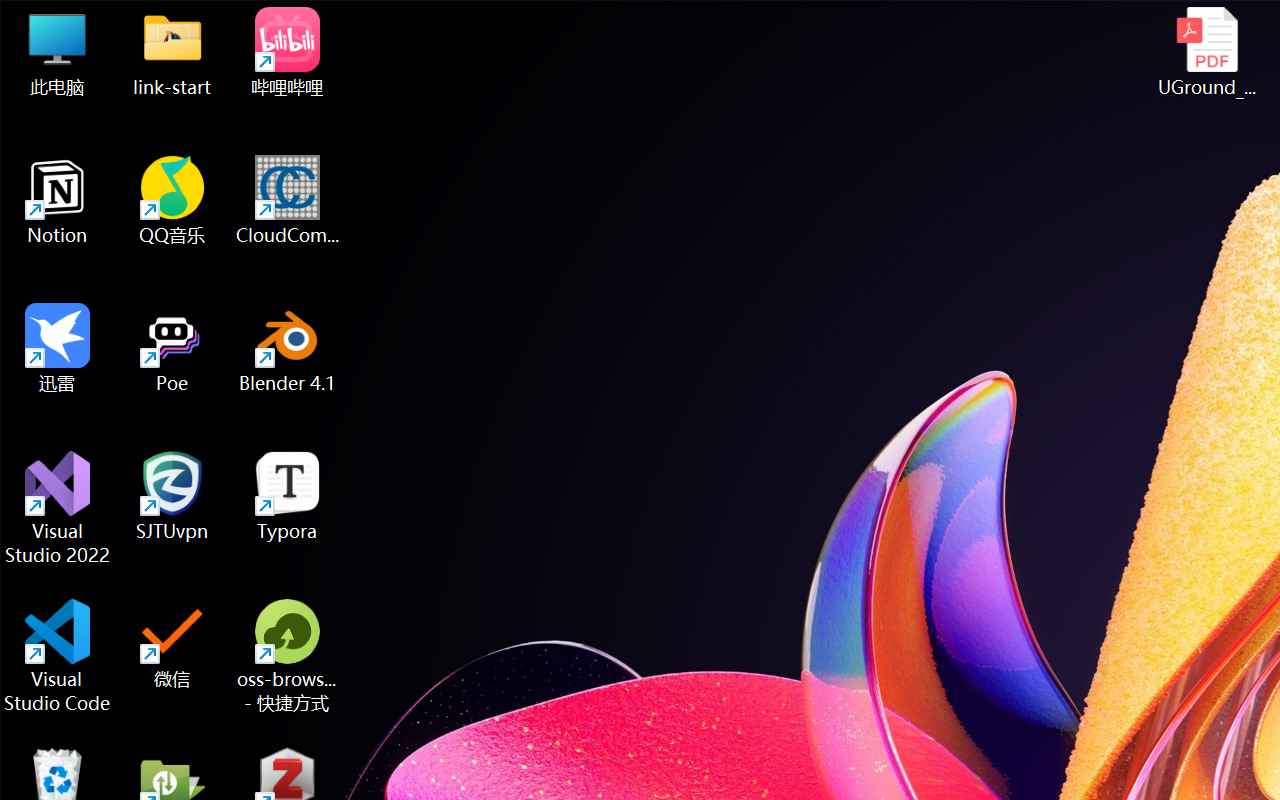 The width and height of the screenshot is (1280, 800). What do you see at coordinates (287, 200) in the screenshot?
I see `'CloudCompare'` at bounding box center [287, 200].